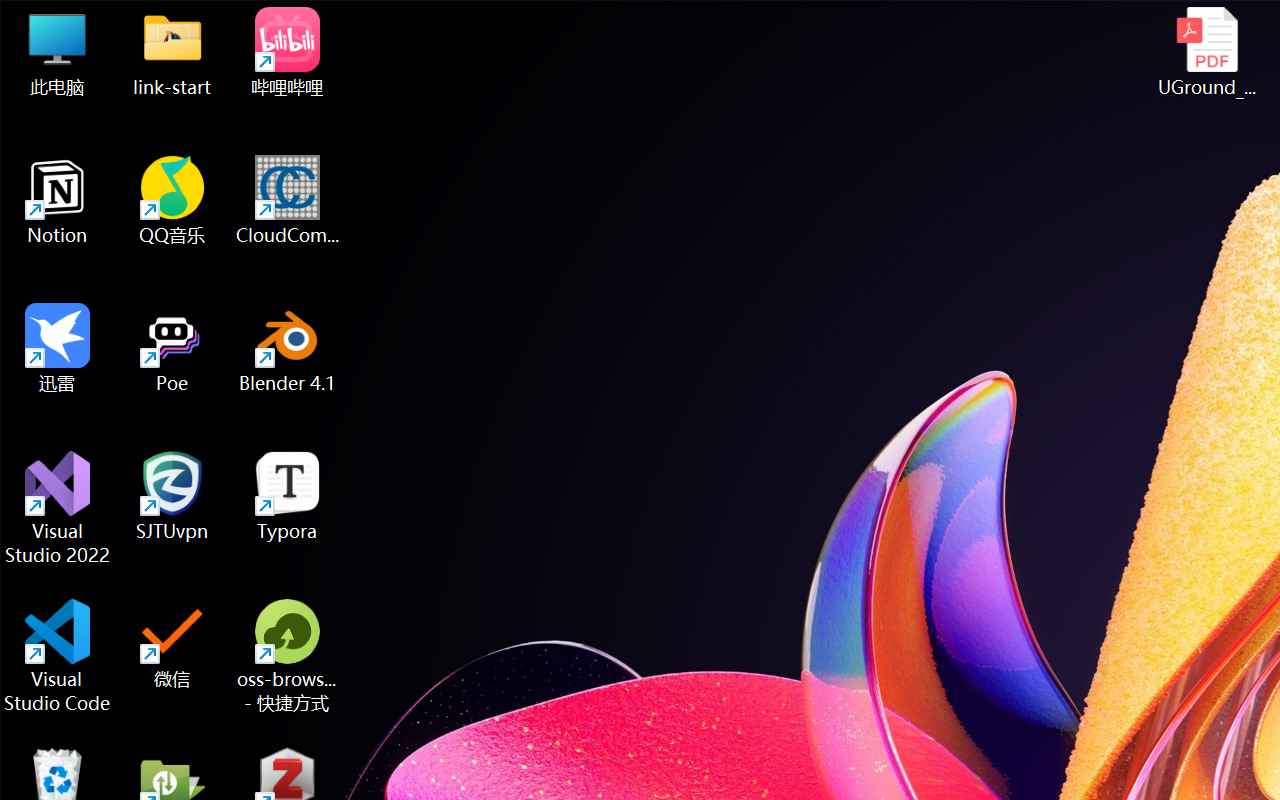 The width and height of the screenshot is (1280, 800). What do you see at coordinates (287, 200) in the screenshot?
I see `'CloudCompare'` at bounding box center [287, 200].